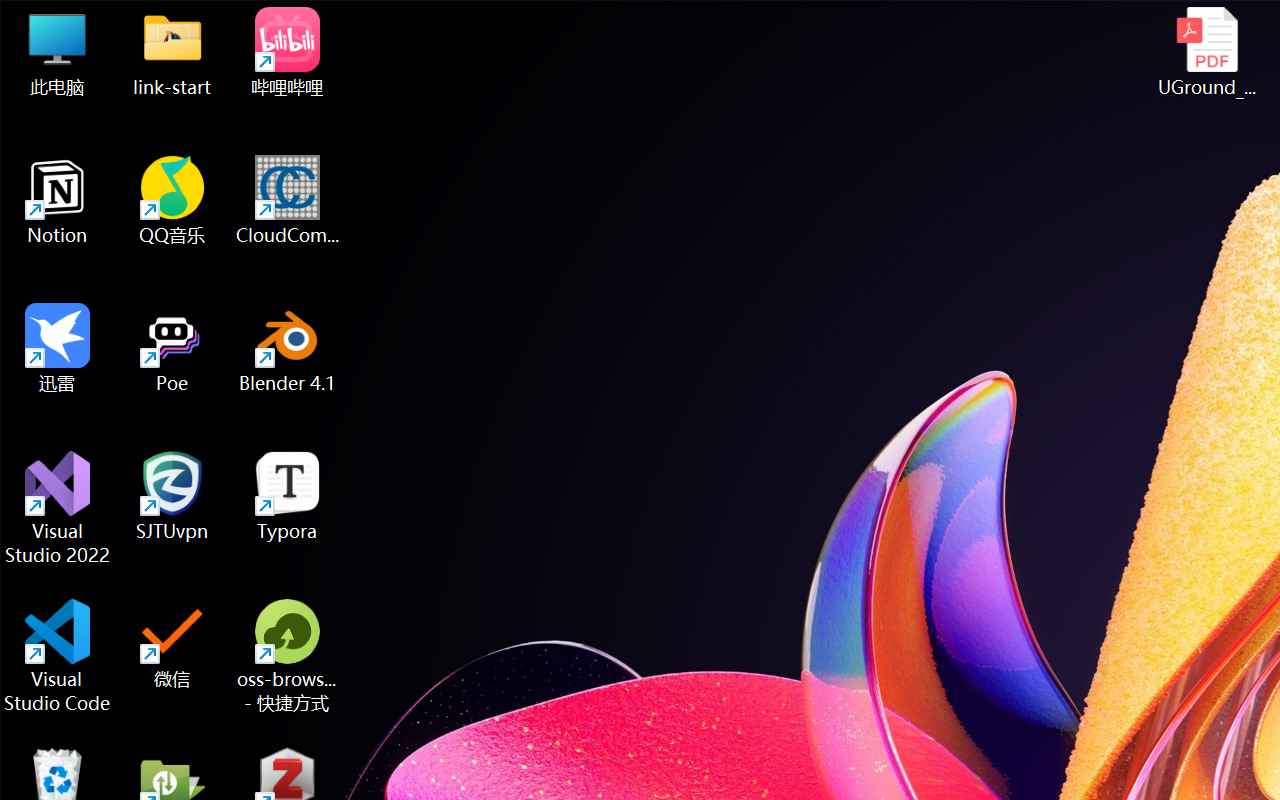 The width and height of the screenshot is (1280, 800). What do you see at coordinates (287, 200) in the screenshot?
I see `'CloudCompare'` at bounding box center [287, 200].